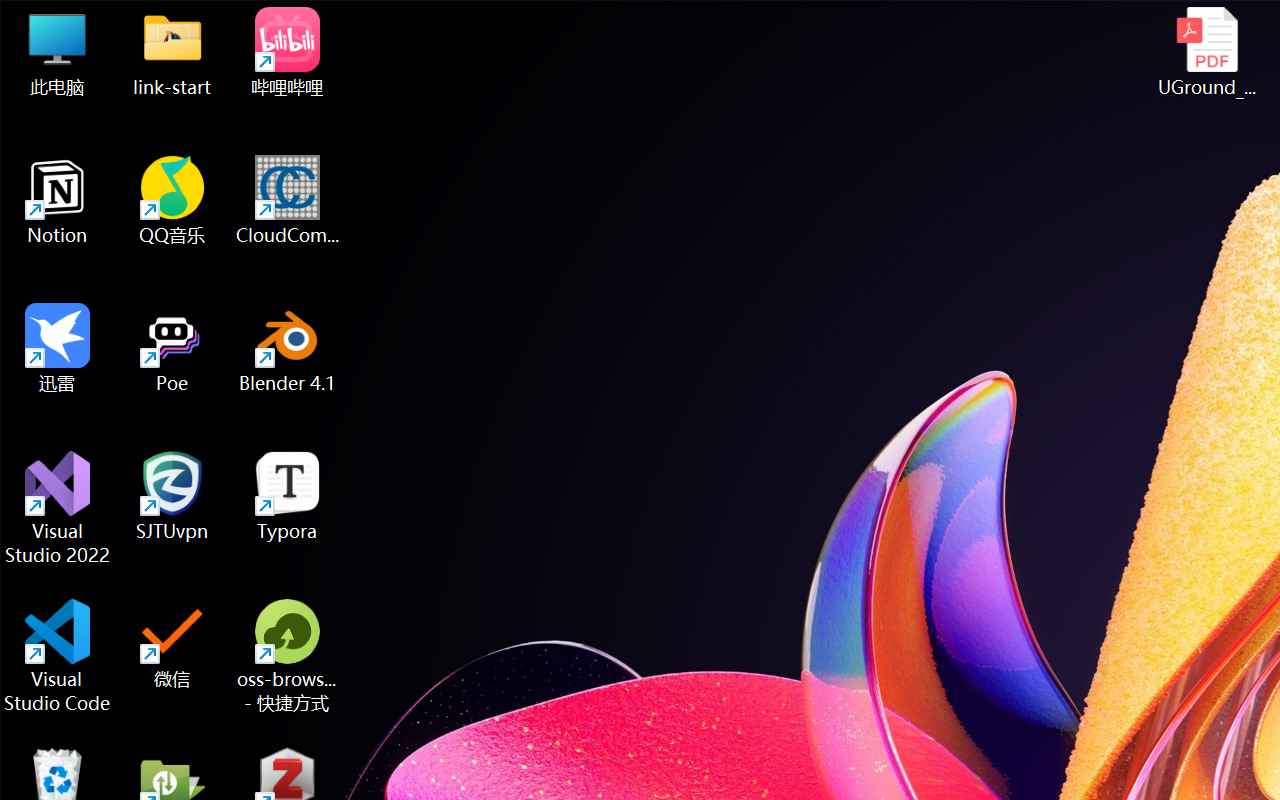 The width and height of the screenshot is (1280, 800). What do you see at coordinates (287, 200) in the screenshot?
I see `'CloudCompare'` at bounding box center [287, 200].